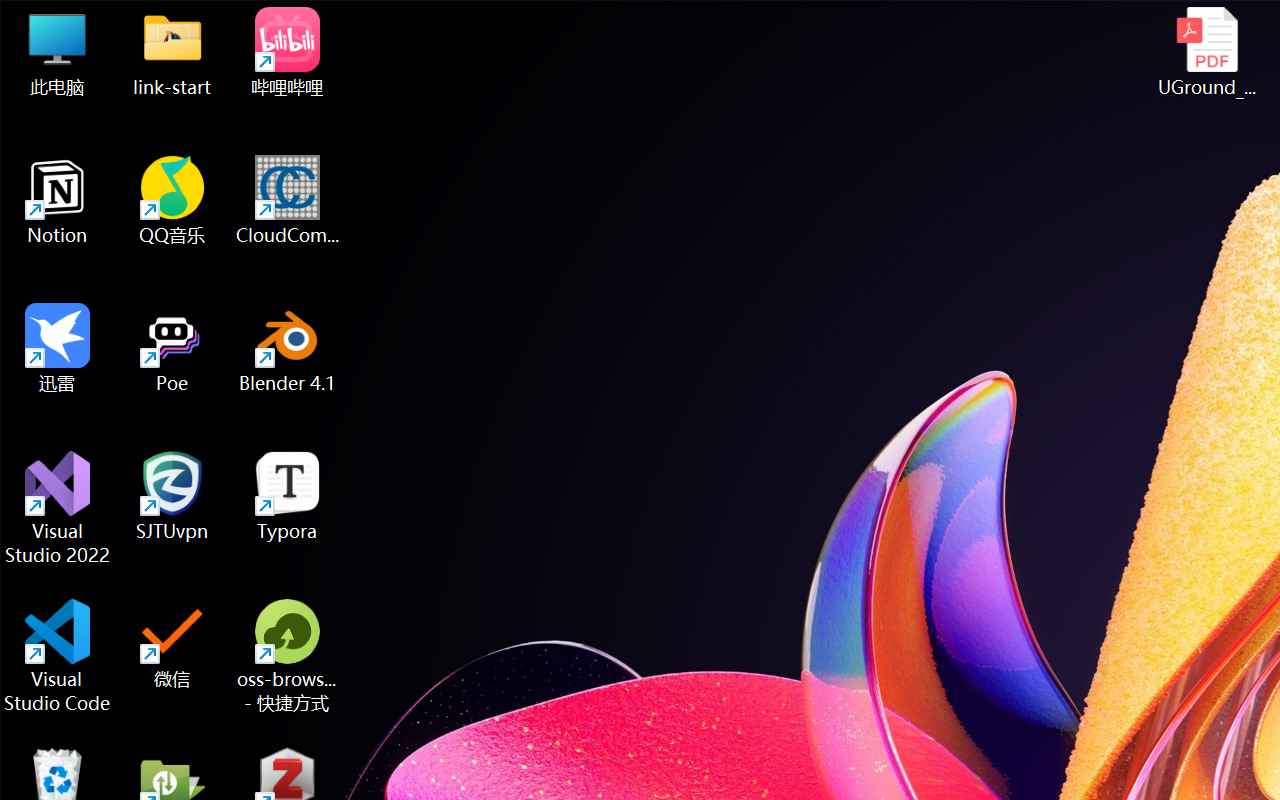 The width and height of the screenshot is (1280, 800). What do you see at coordinates (287, 200) in the screenshot?
I see `'CloudCompare'` at bounding box center [287, 200].